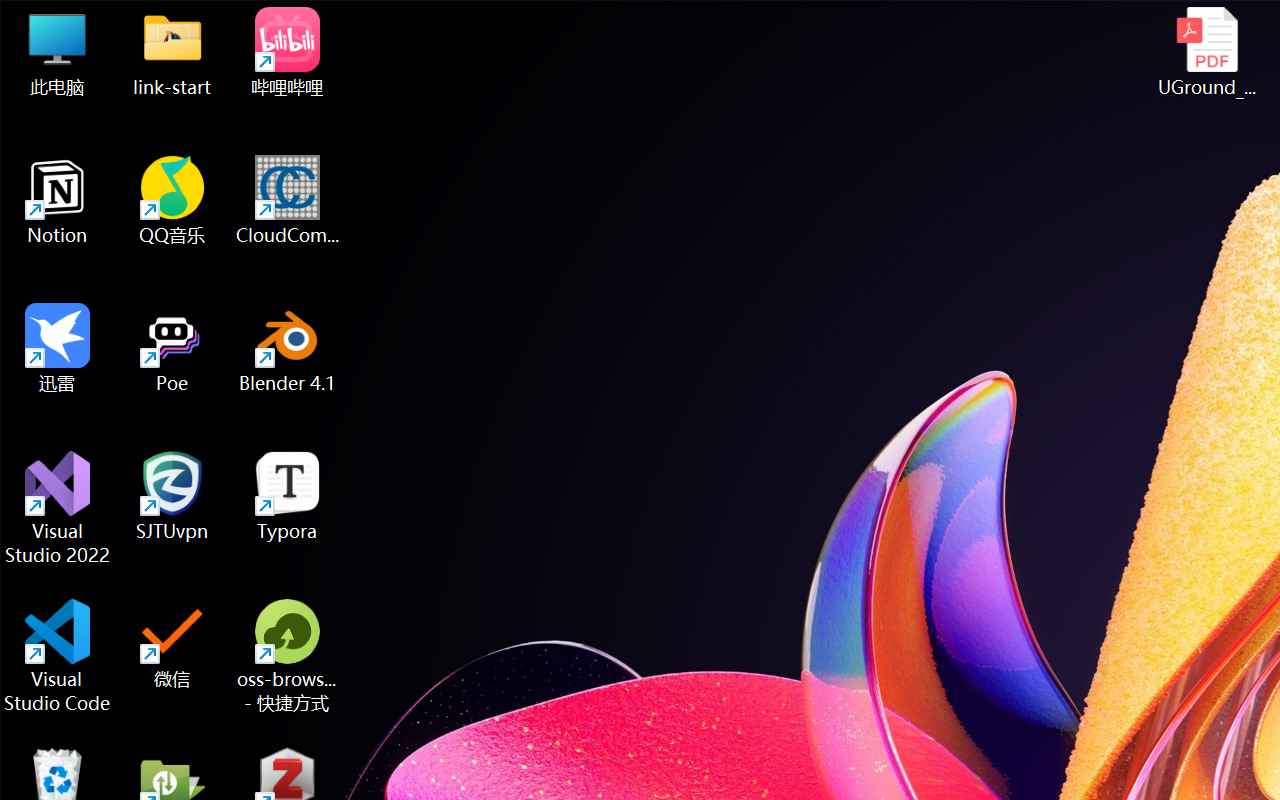 The width and height of the screenshot is (1280, 800). What do you see at coordinates (287, 200) in the screenshot?
I see `'CloudCompare'` at bounding box center [287, 200].